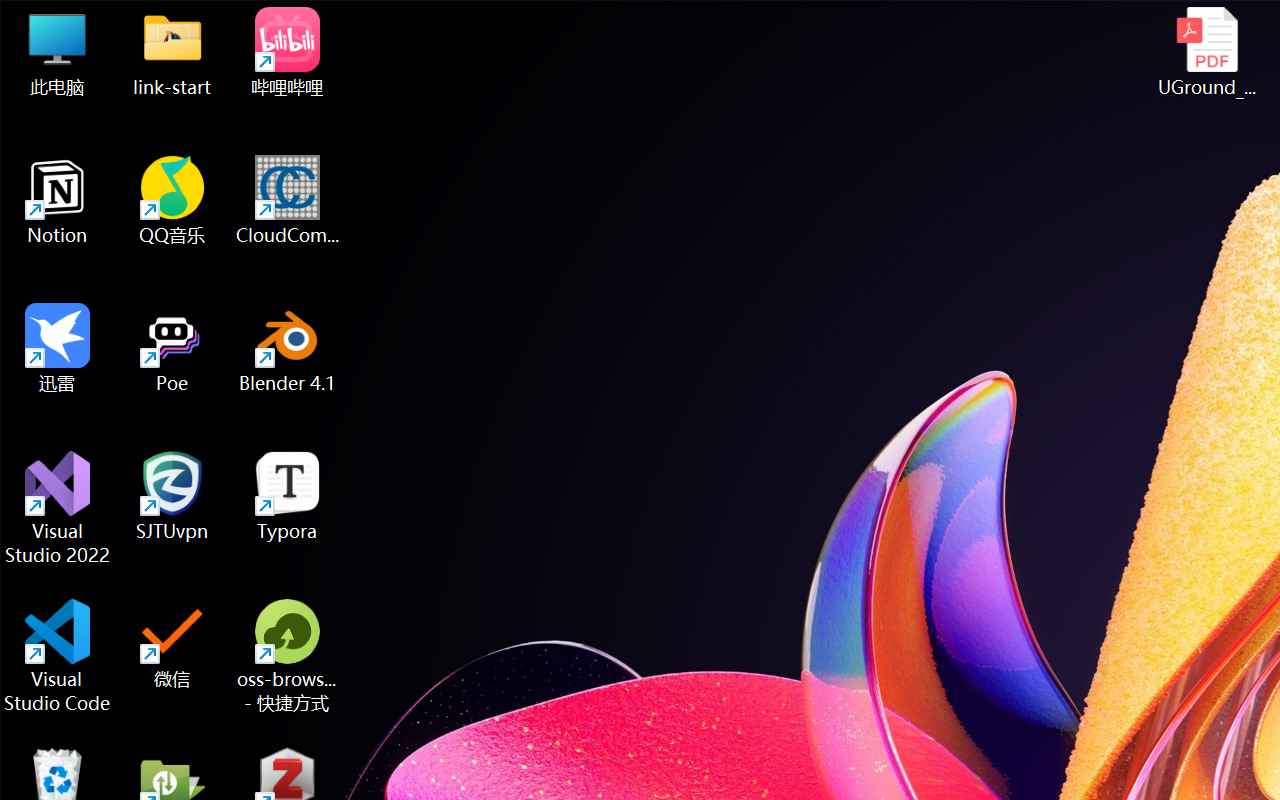 The width and height of the screenshot is (1280, 800). What do you see at coordinates (287, 200) in the screenshot?
I see `'CloudCompare'` at bounding box center [287, 200].